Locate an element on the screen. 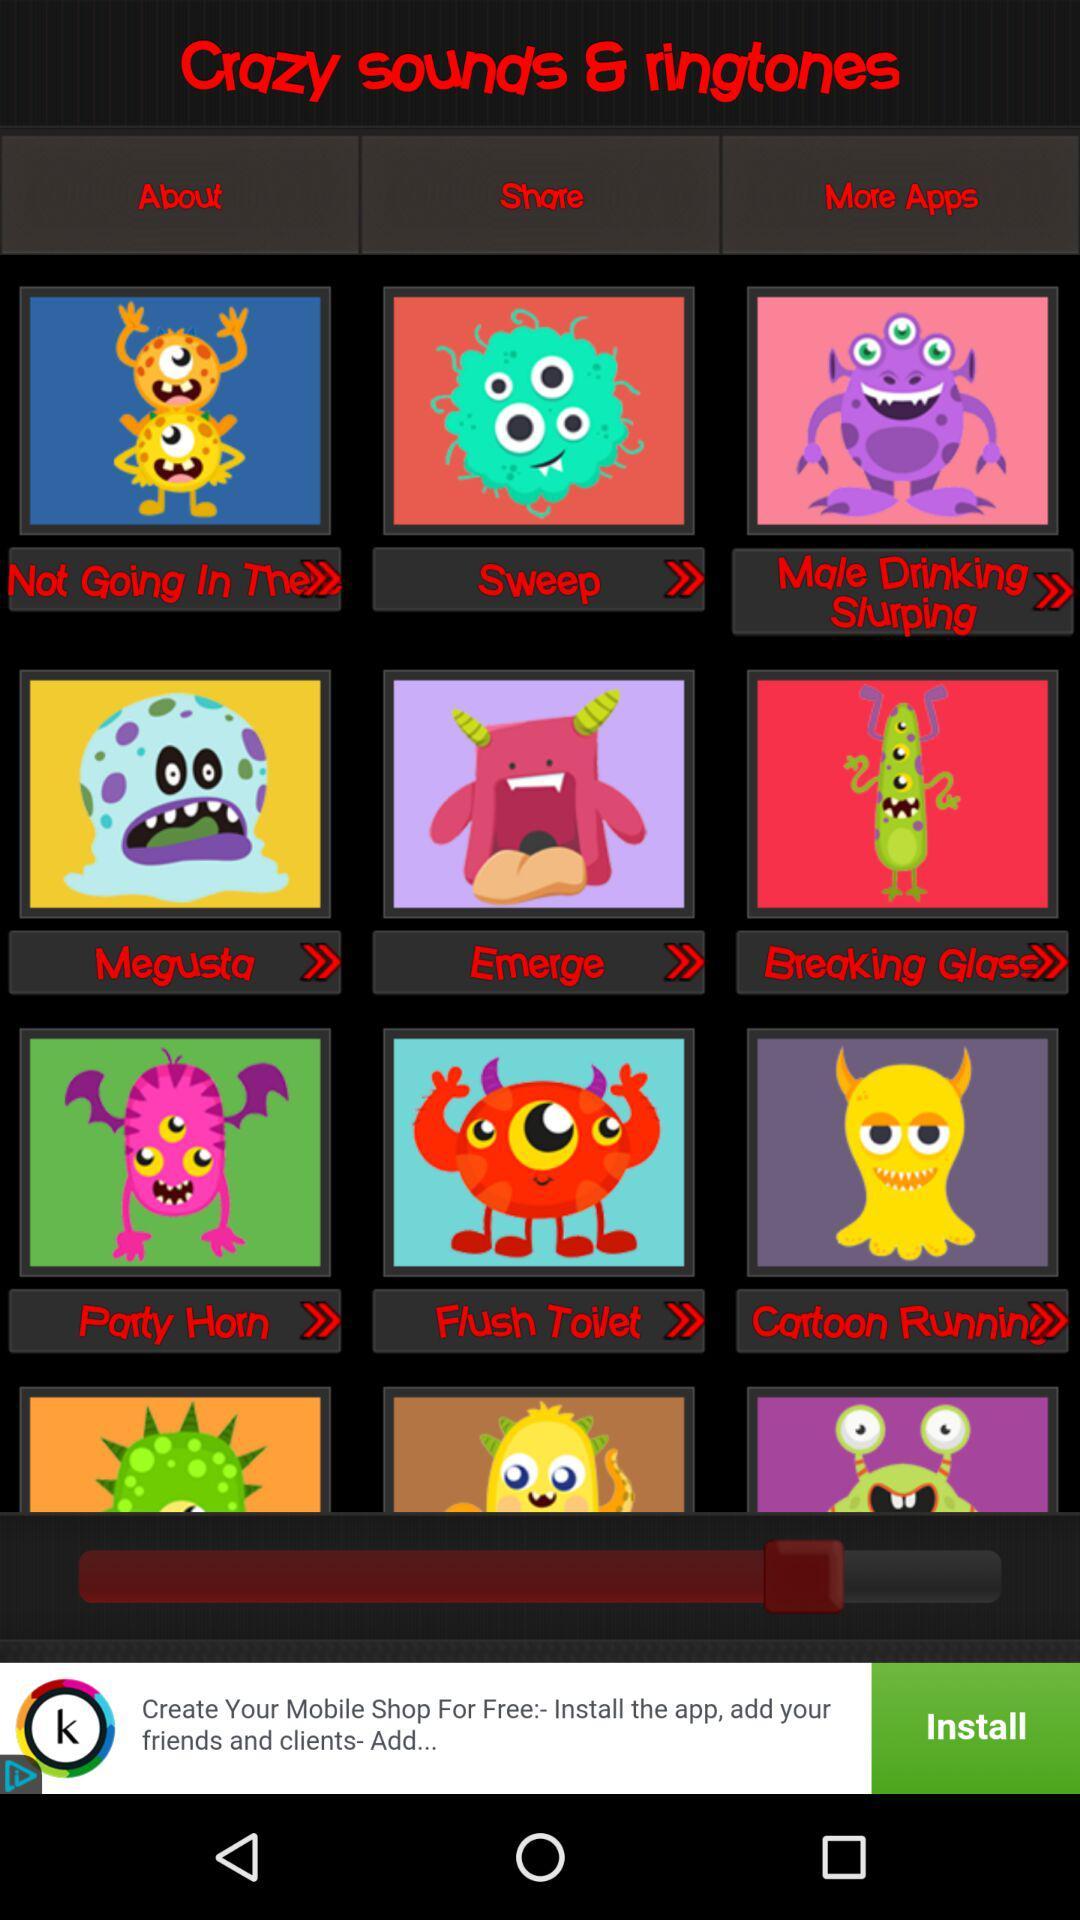  play option is located at coordinates (537, 411).